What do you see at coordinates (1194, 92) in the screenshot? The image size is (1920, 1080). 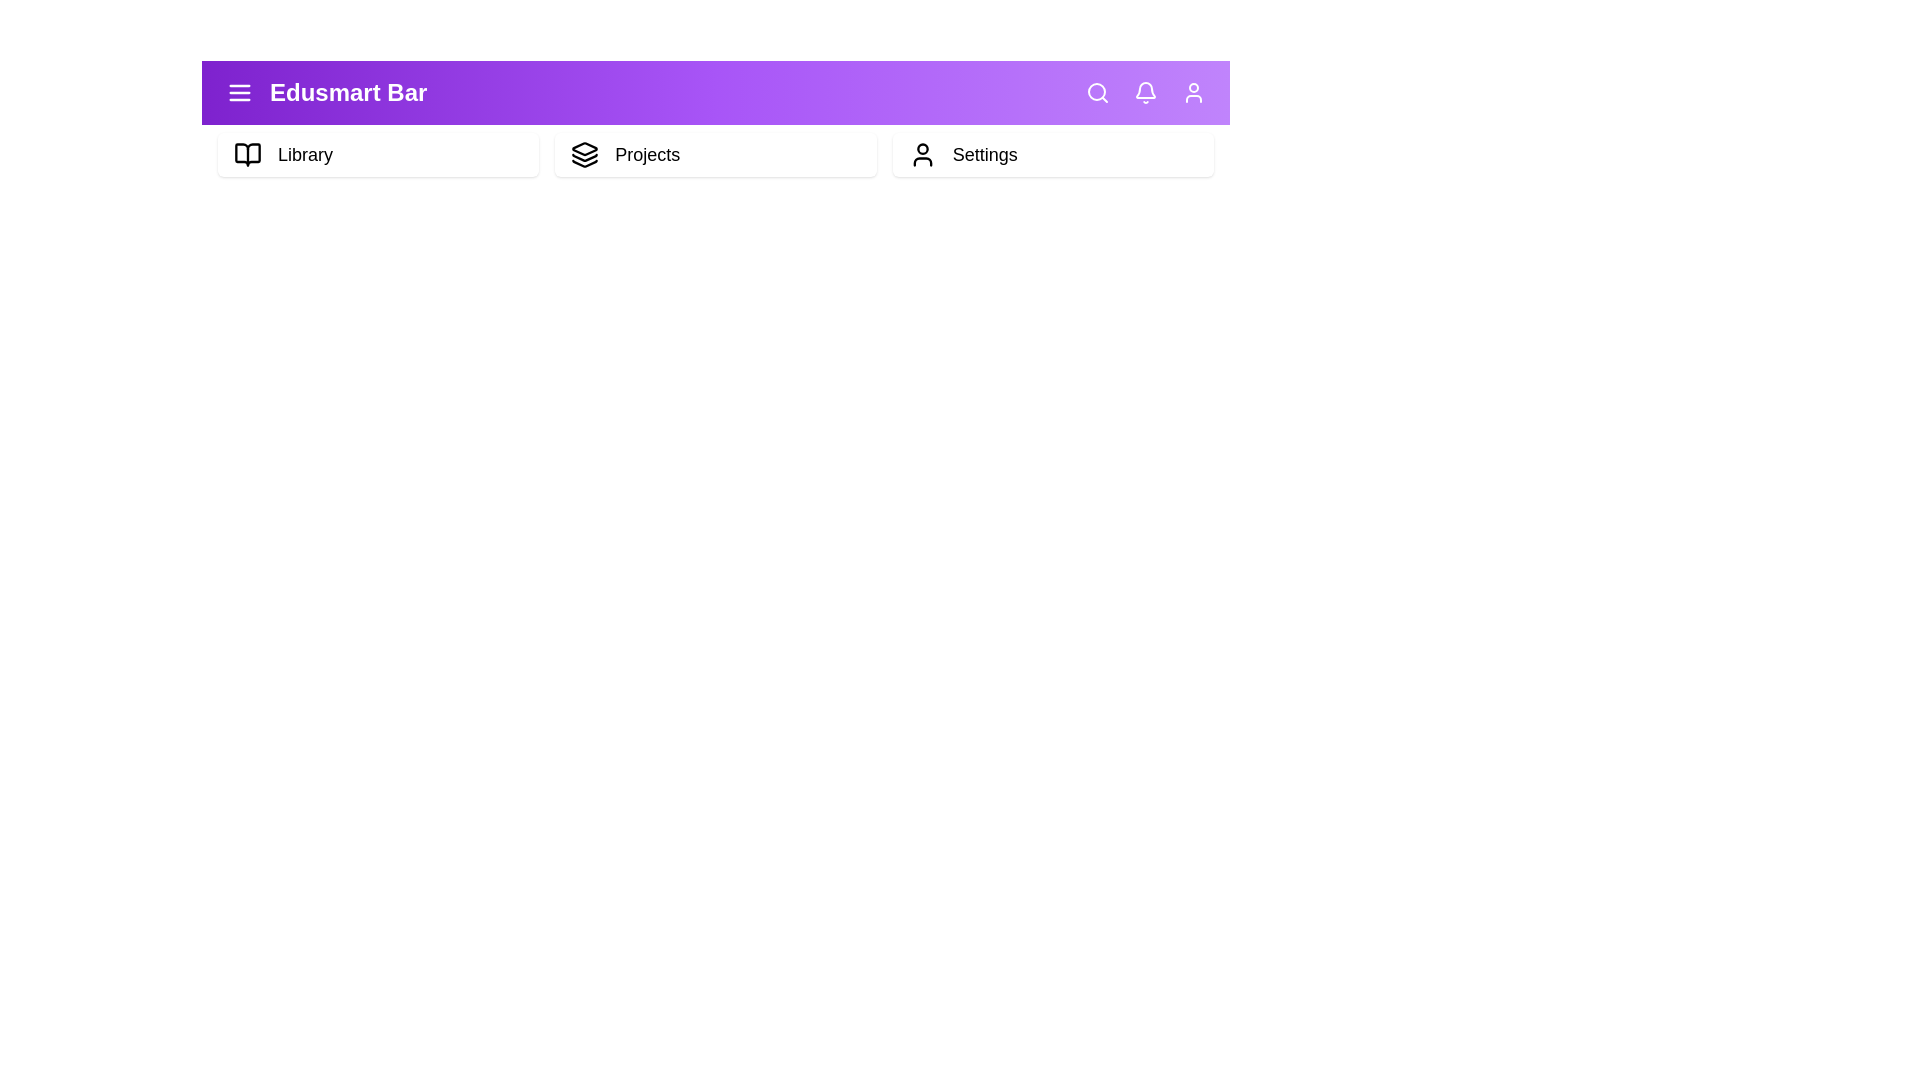 I see `the 'User' icon to access user settings` at bounding box center [1194, 92].